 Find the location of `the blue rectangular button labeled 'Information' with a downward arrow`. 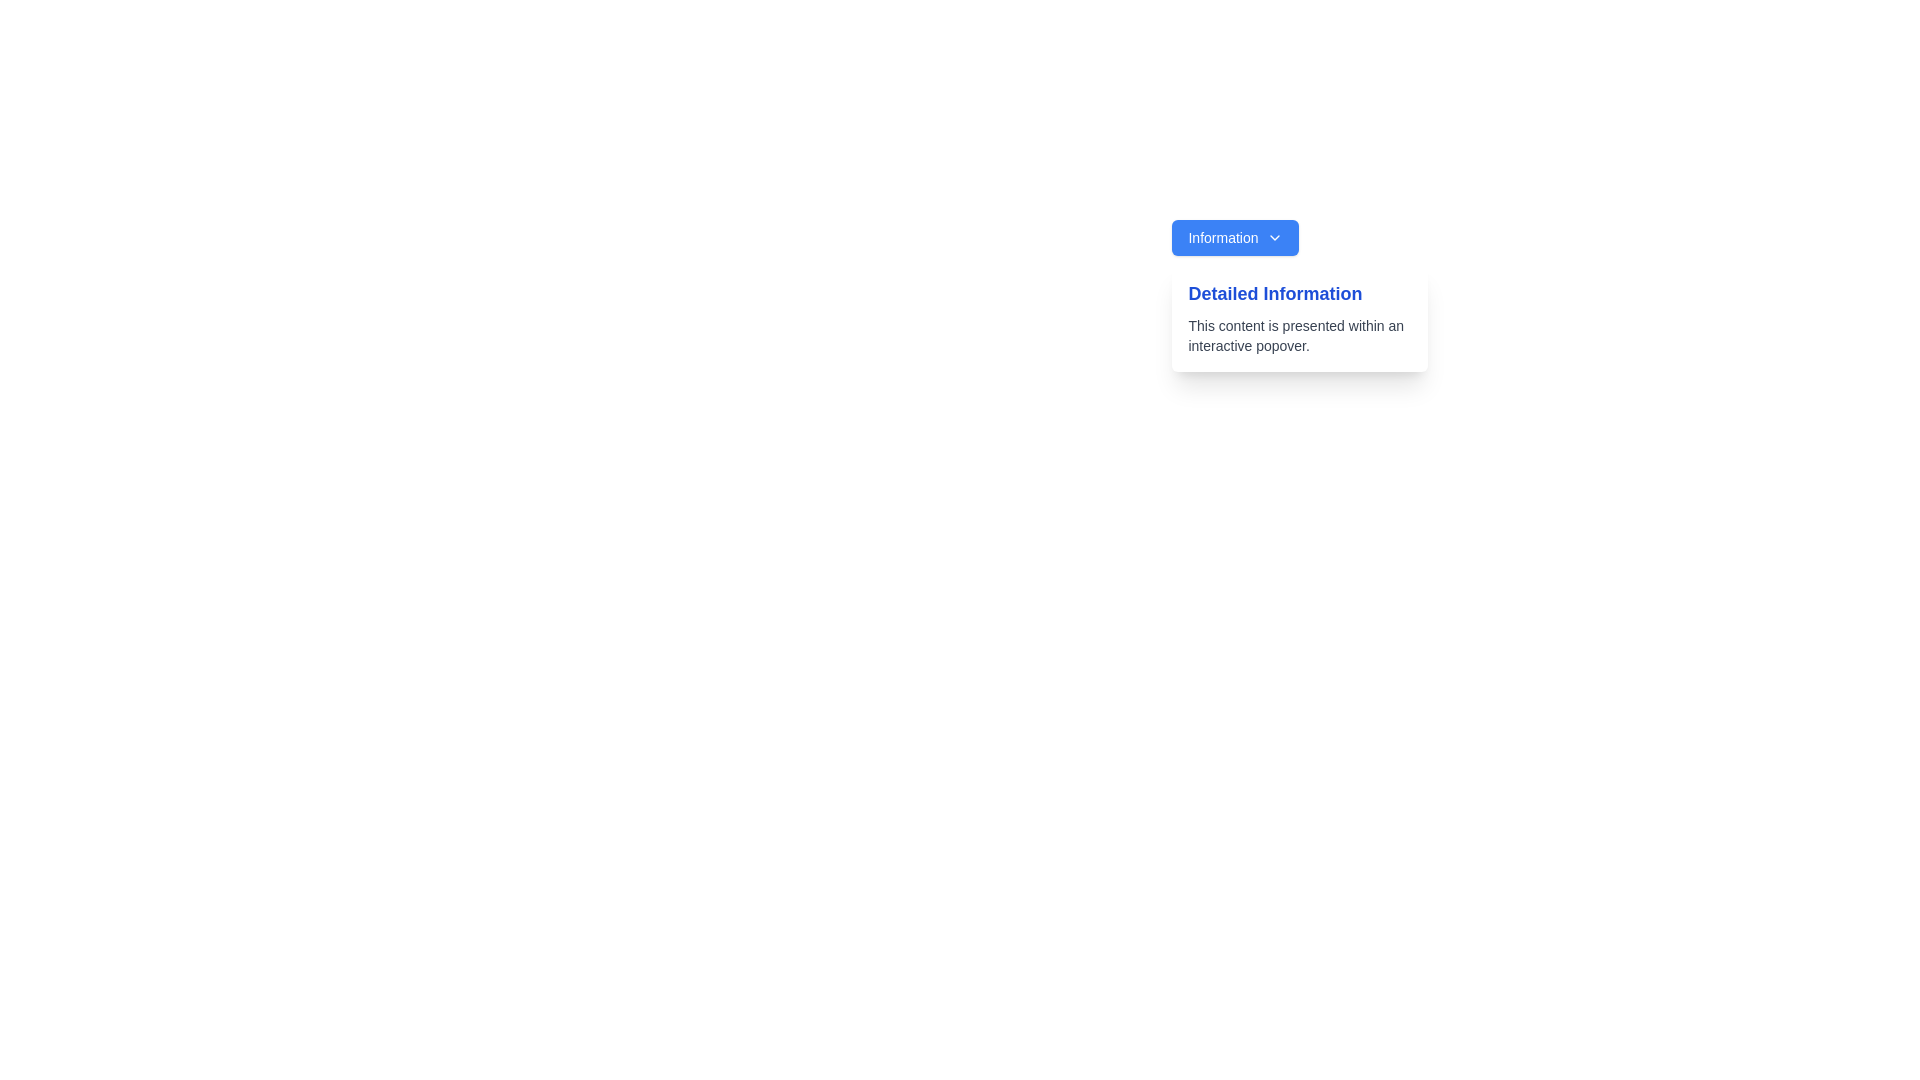

the blue rectangular button labeled 'Information' with a downward arrow is located at coordinates (1234, 237).